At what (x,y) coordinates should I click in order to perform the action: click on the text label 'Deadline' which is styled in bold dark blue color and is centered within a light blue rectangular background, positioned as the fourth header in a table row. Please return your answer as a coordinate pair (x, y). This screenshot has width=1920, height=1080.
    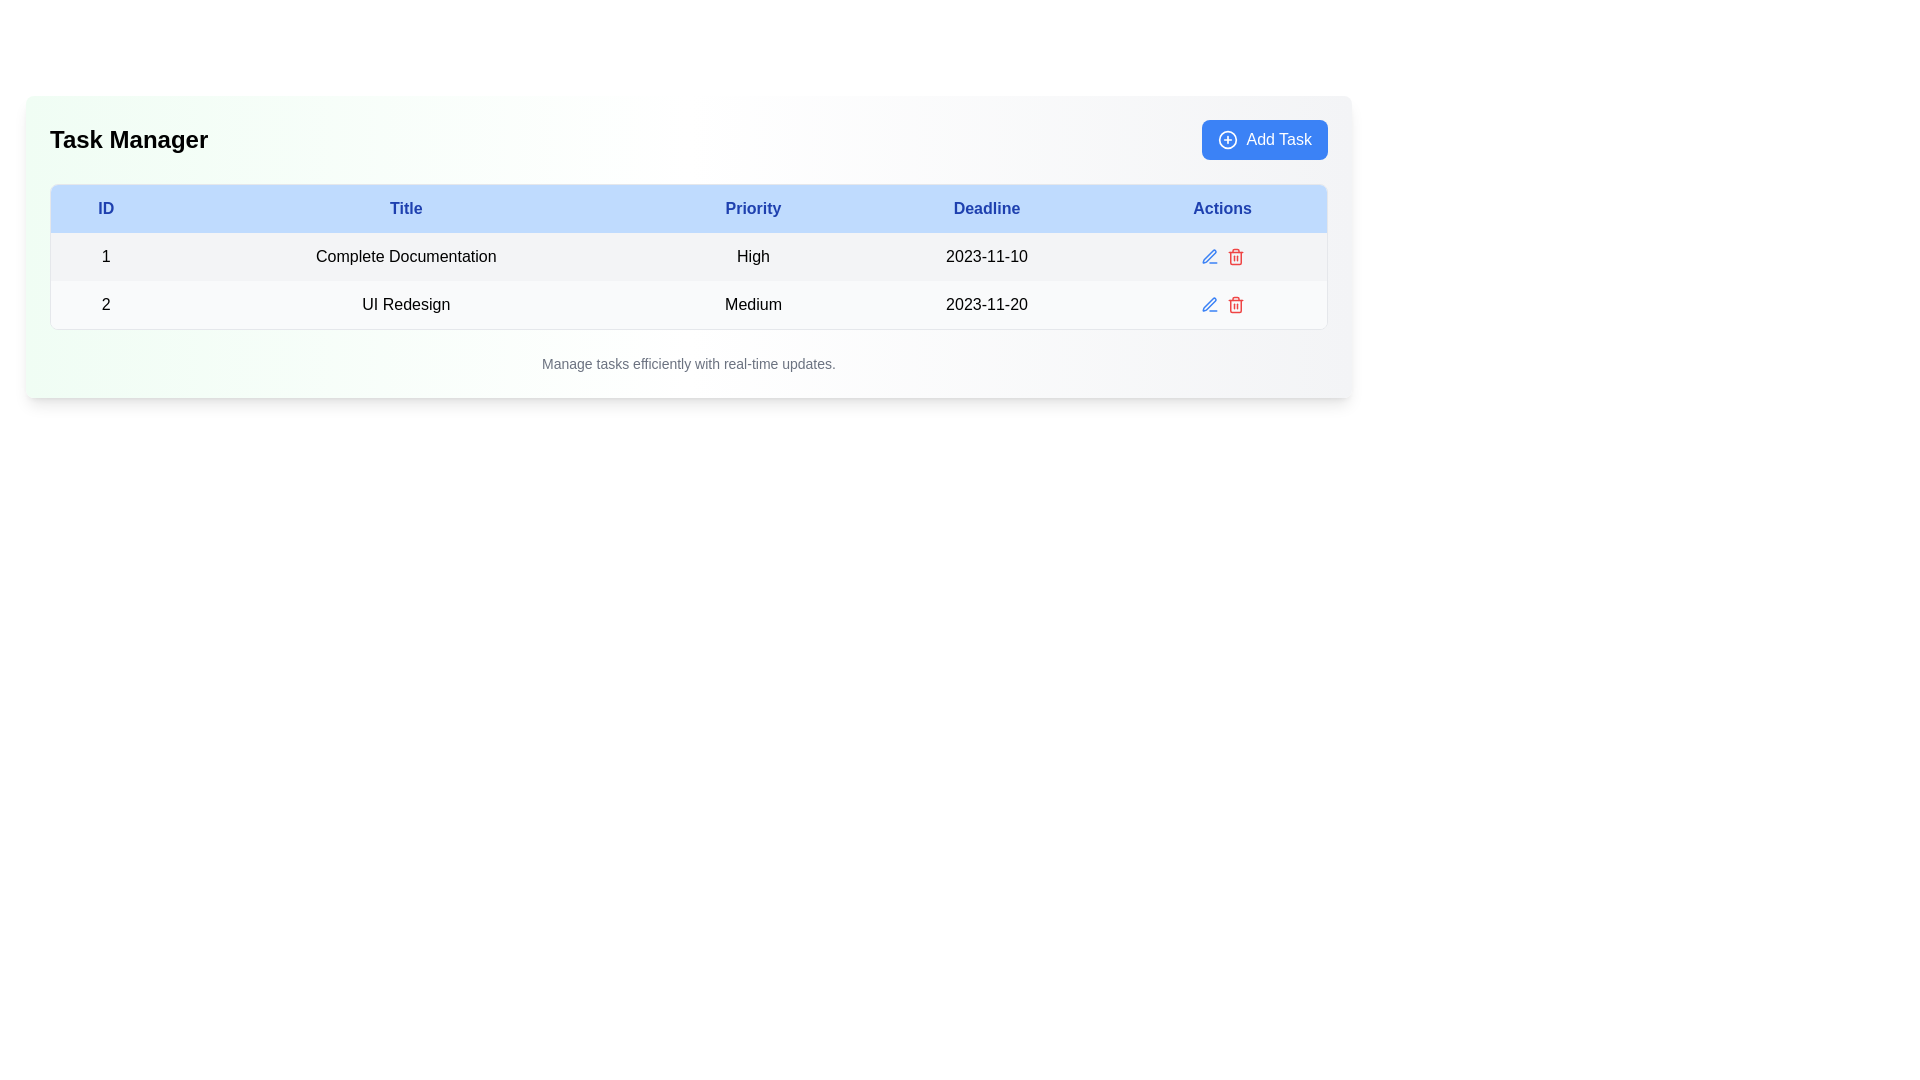
    Looking at the image, I should click on (987, 208).